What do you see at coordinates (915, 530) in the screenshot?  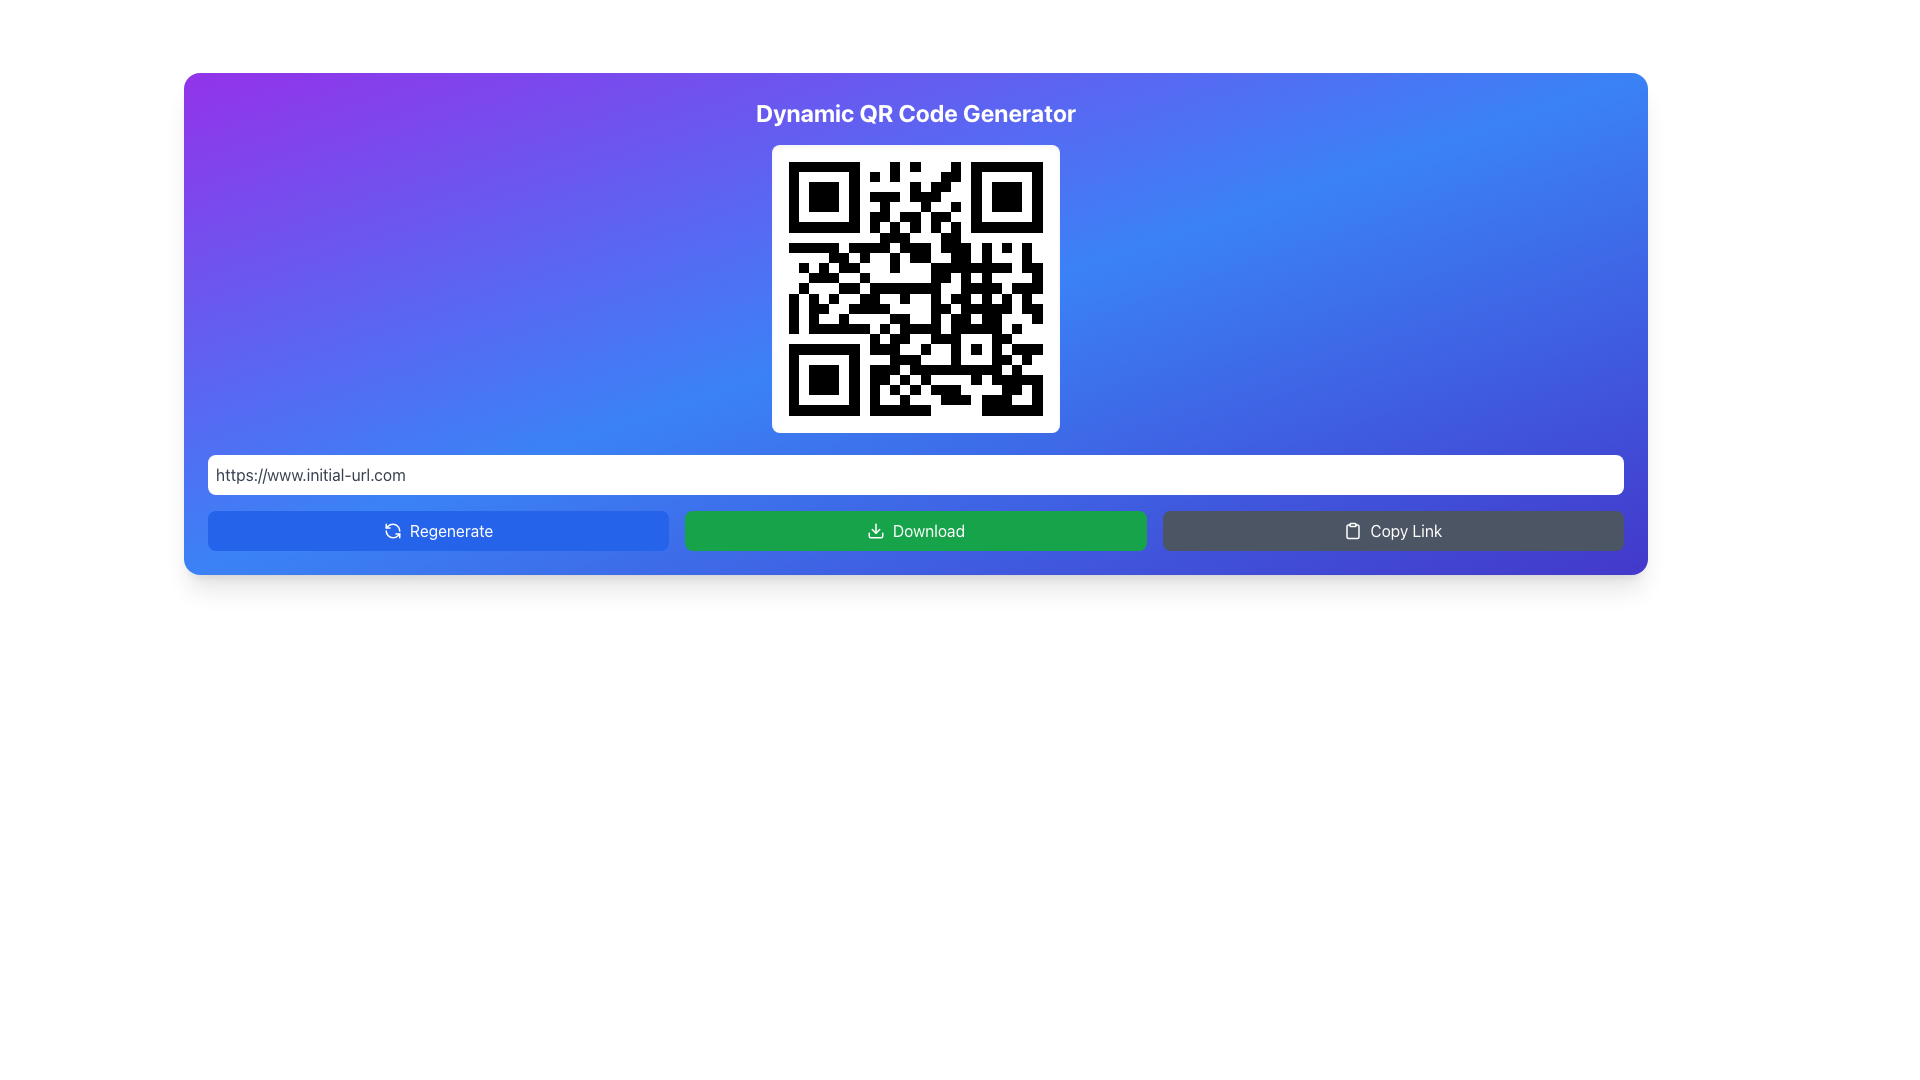 I see `the Copy Link button, which is part of a horizontal grid layout of three buttons (Regenerate, Download, and Copy Link) located in the bottom section of the interface, to copy the QR code URL` at bounding box center [915, 530].